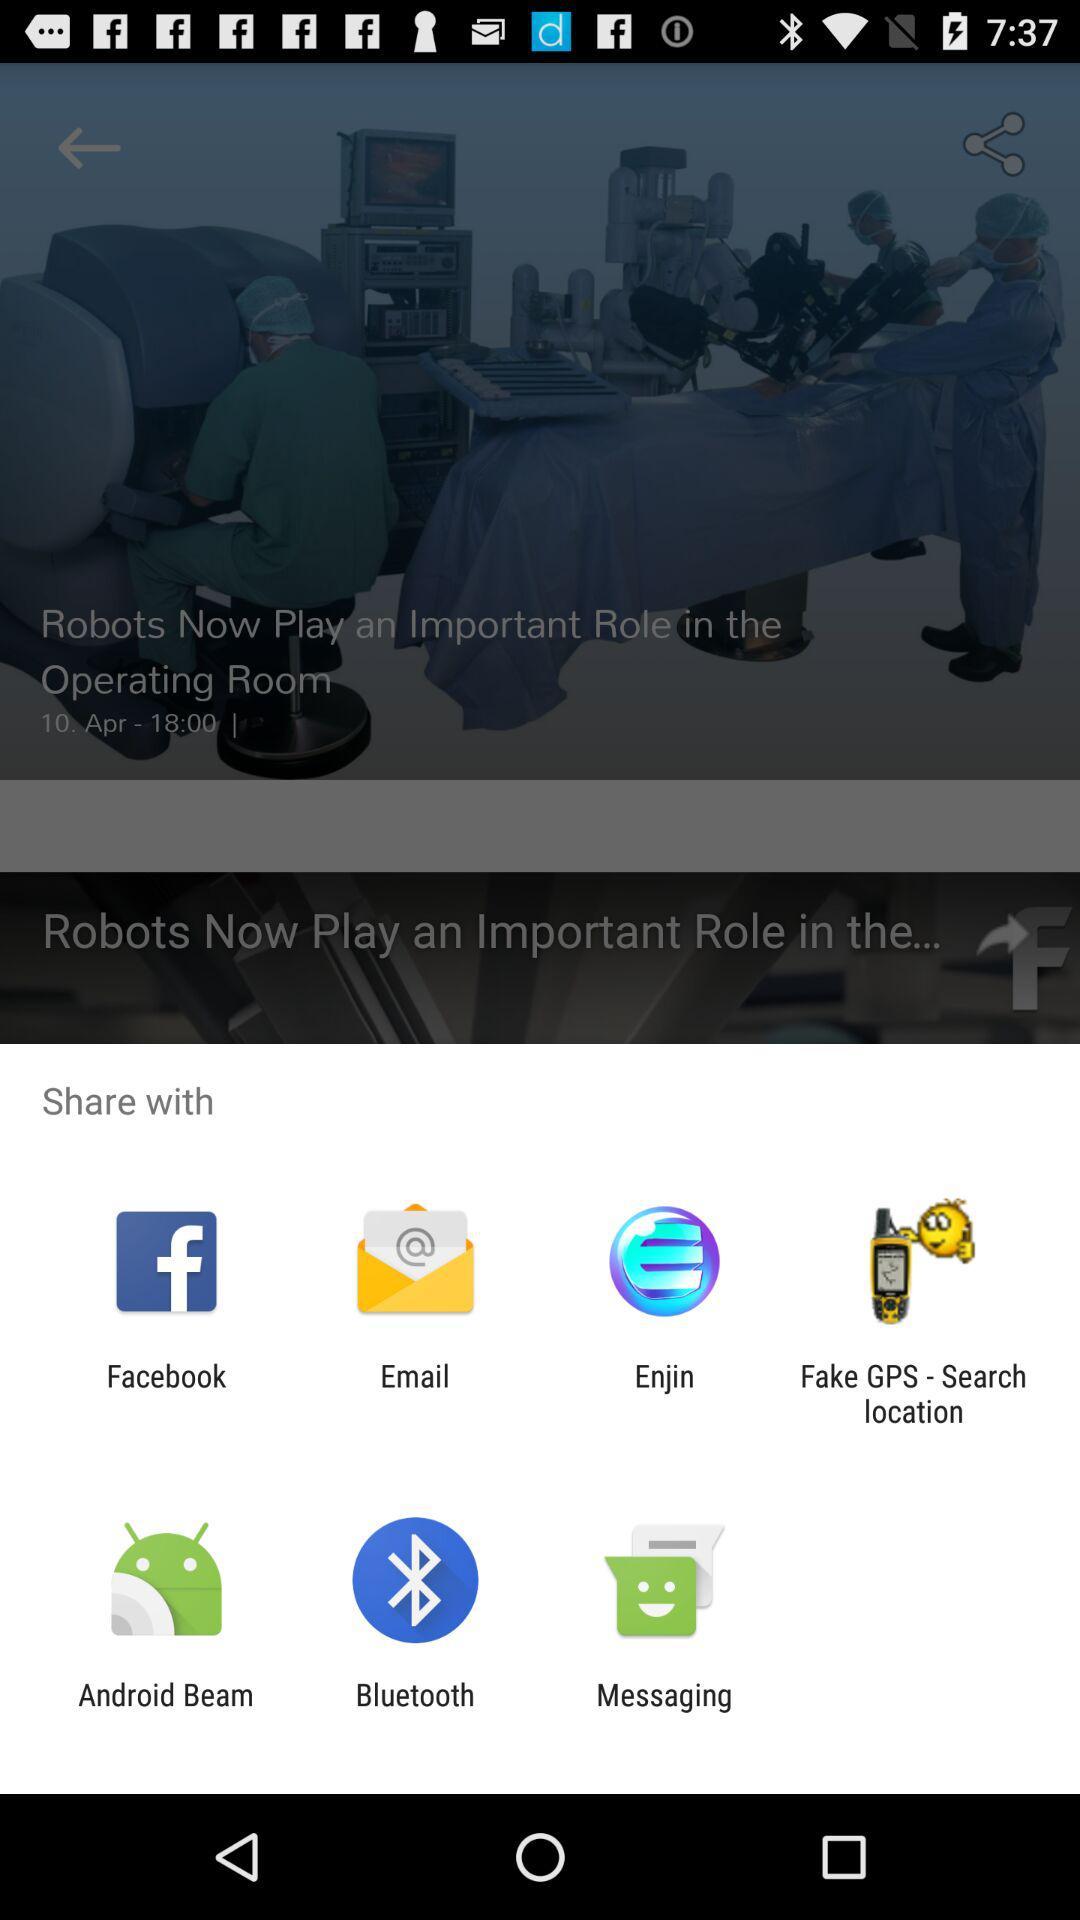 Image resolution: width=1080 pixels, height=1920 pixels. What do you see at coordinates (664, 1711) in the screenshot?
I see `app to the right of the bluetooth app` at bounding box center [664, 1711].